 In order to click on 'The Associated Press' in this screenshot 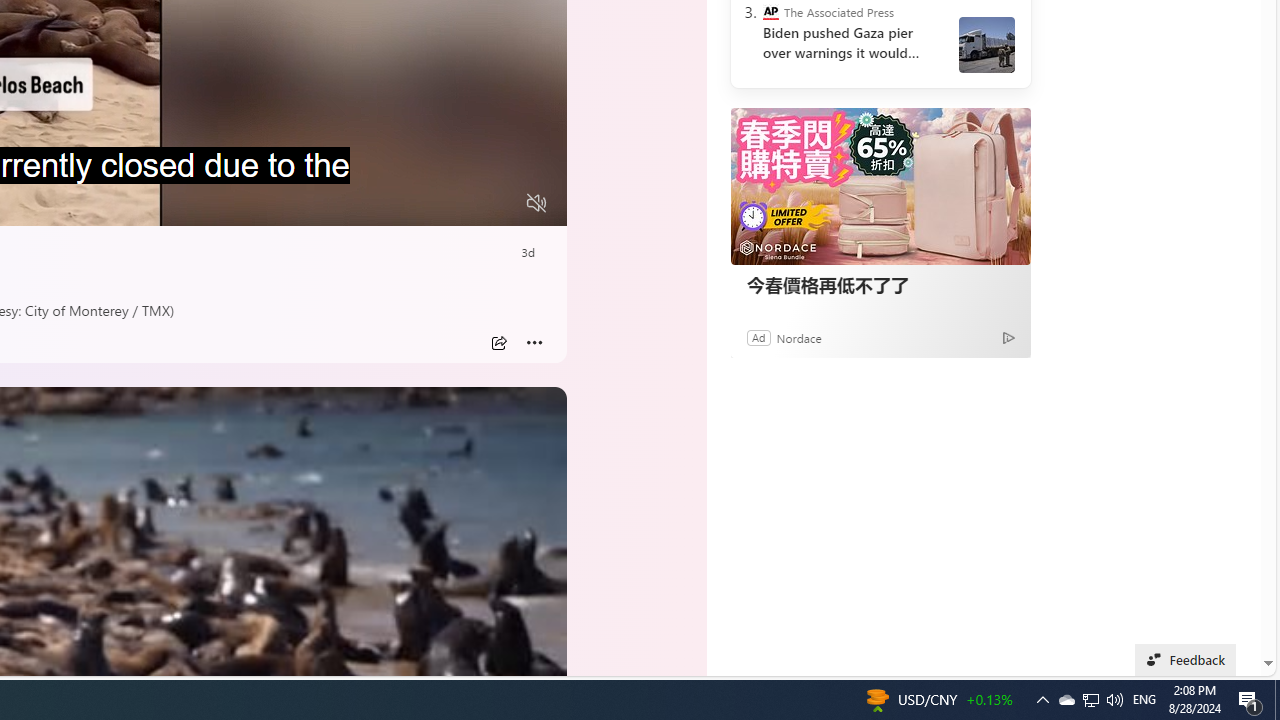, I will do `click(769, 12)`.